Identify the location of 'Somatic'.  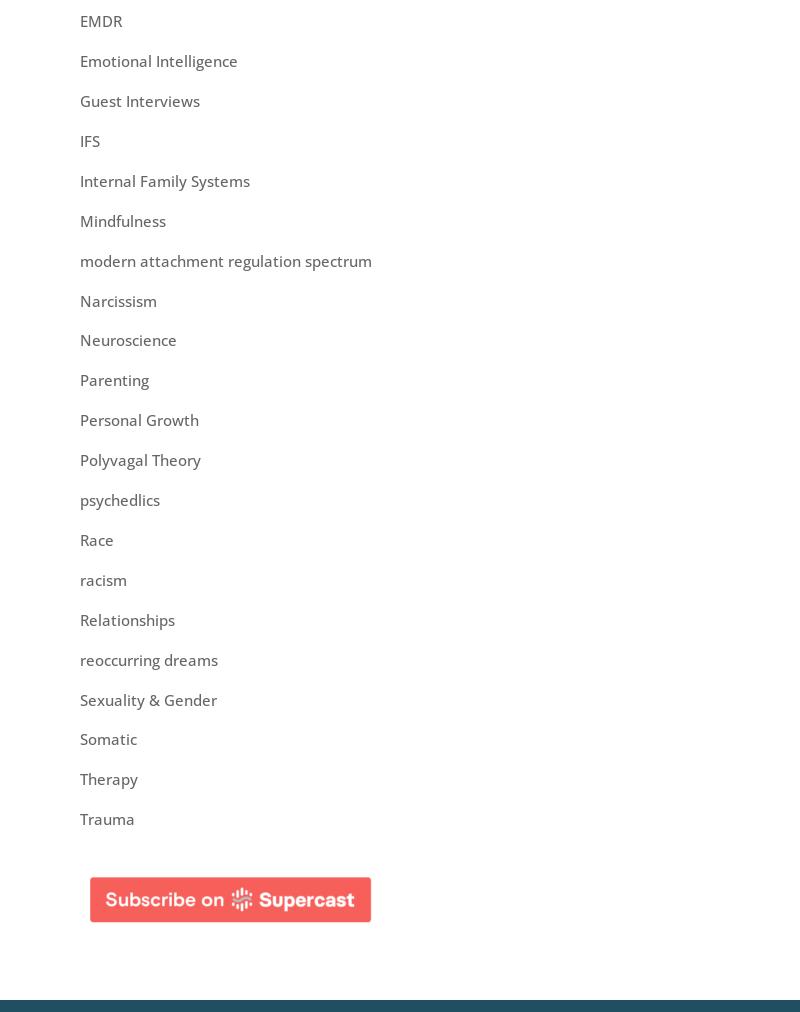
(107, 738).